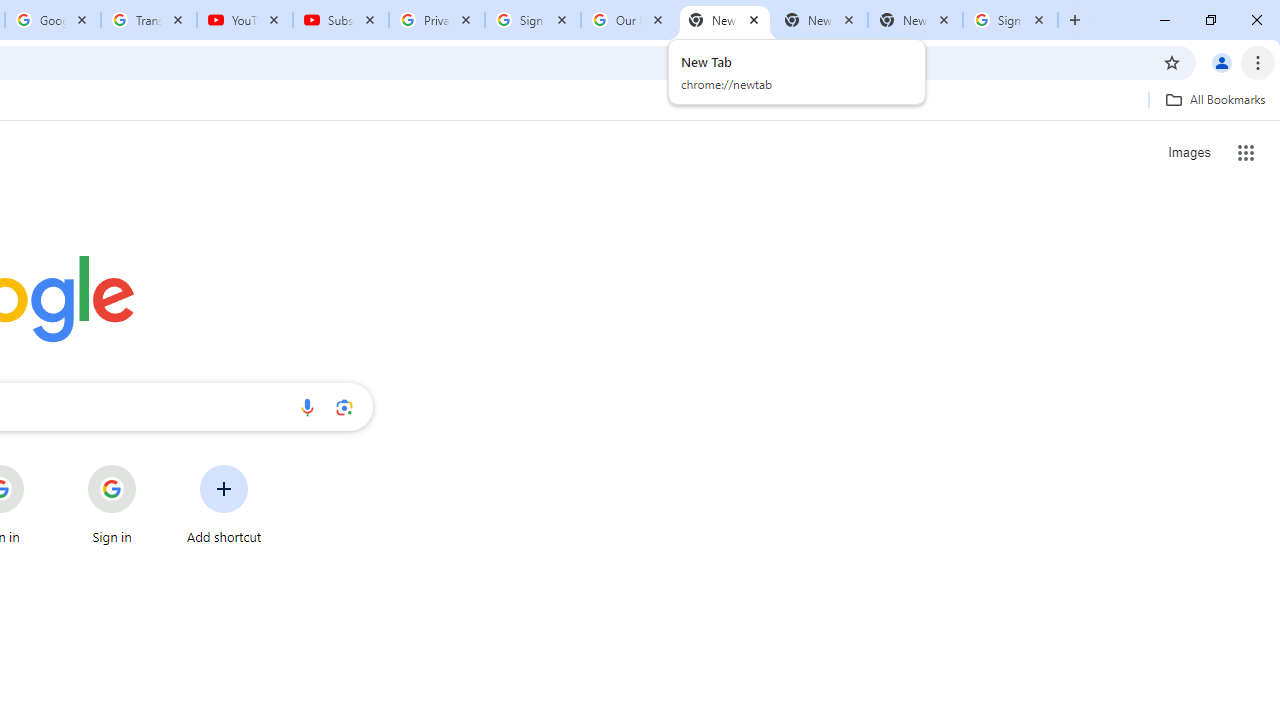 The image size is (1280, 720). I want to click on 'Search by voice', so click(306, 406).